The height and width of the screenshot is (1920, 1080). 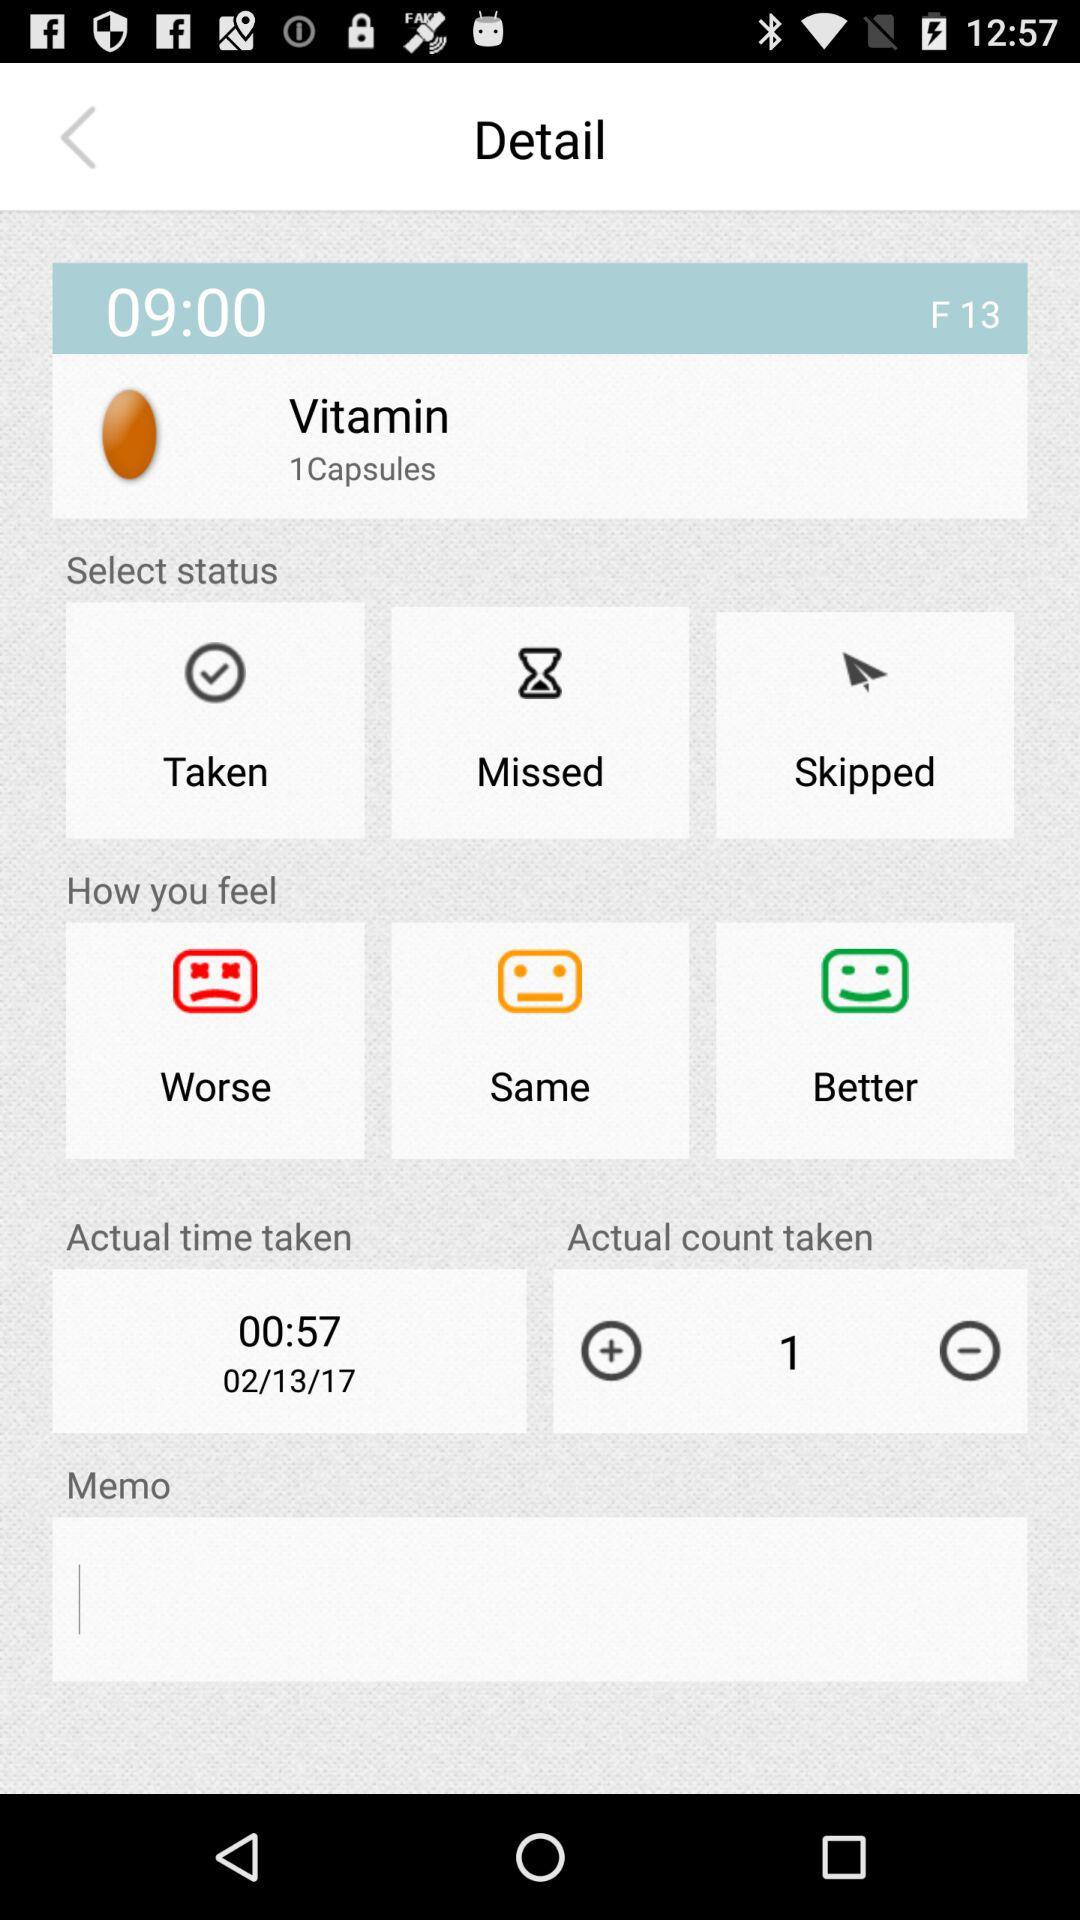 What do you see at coordinates (540, 1040) in the screenshot?
I see `the radio button next to better radio button` at bounding box center [540, 1040].